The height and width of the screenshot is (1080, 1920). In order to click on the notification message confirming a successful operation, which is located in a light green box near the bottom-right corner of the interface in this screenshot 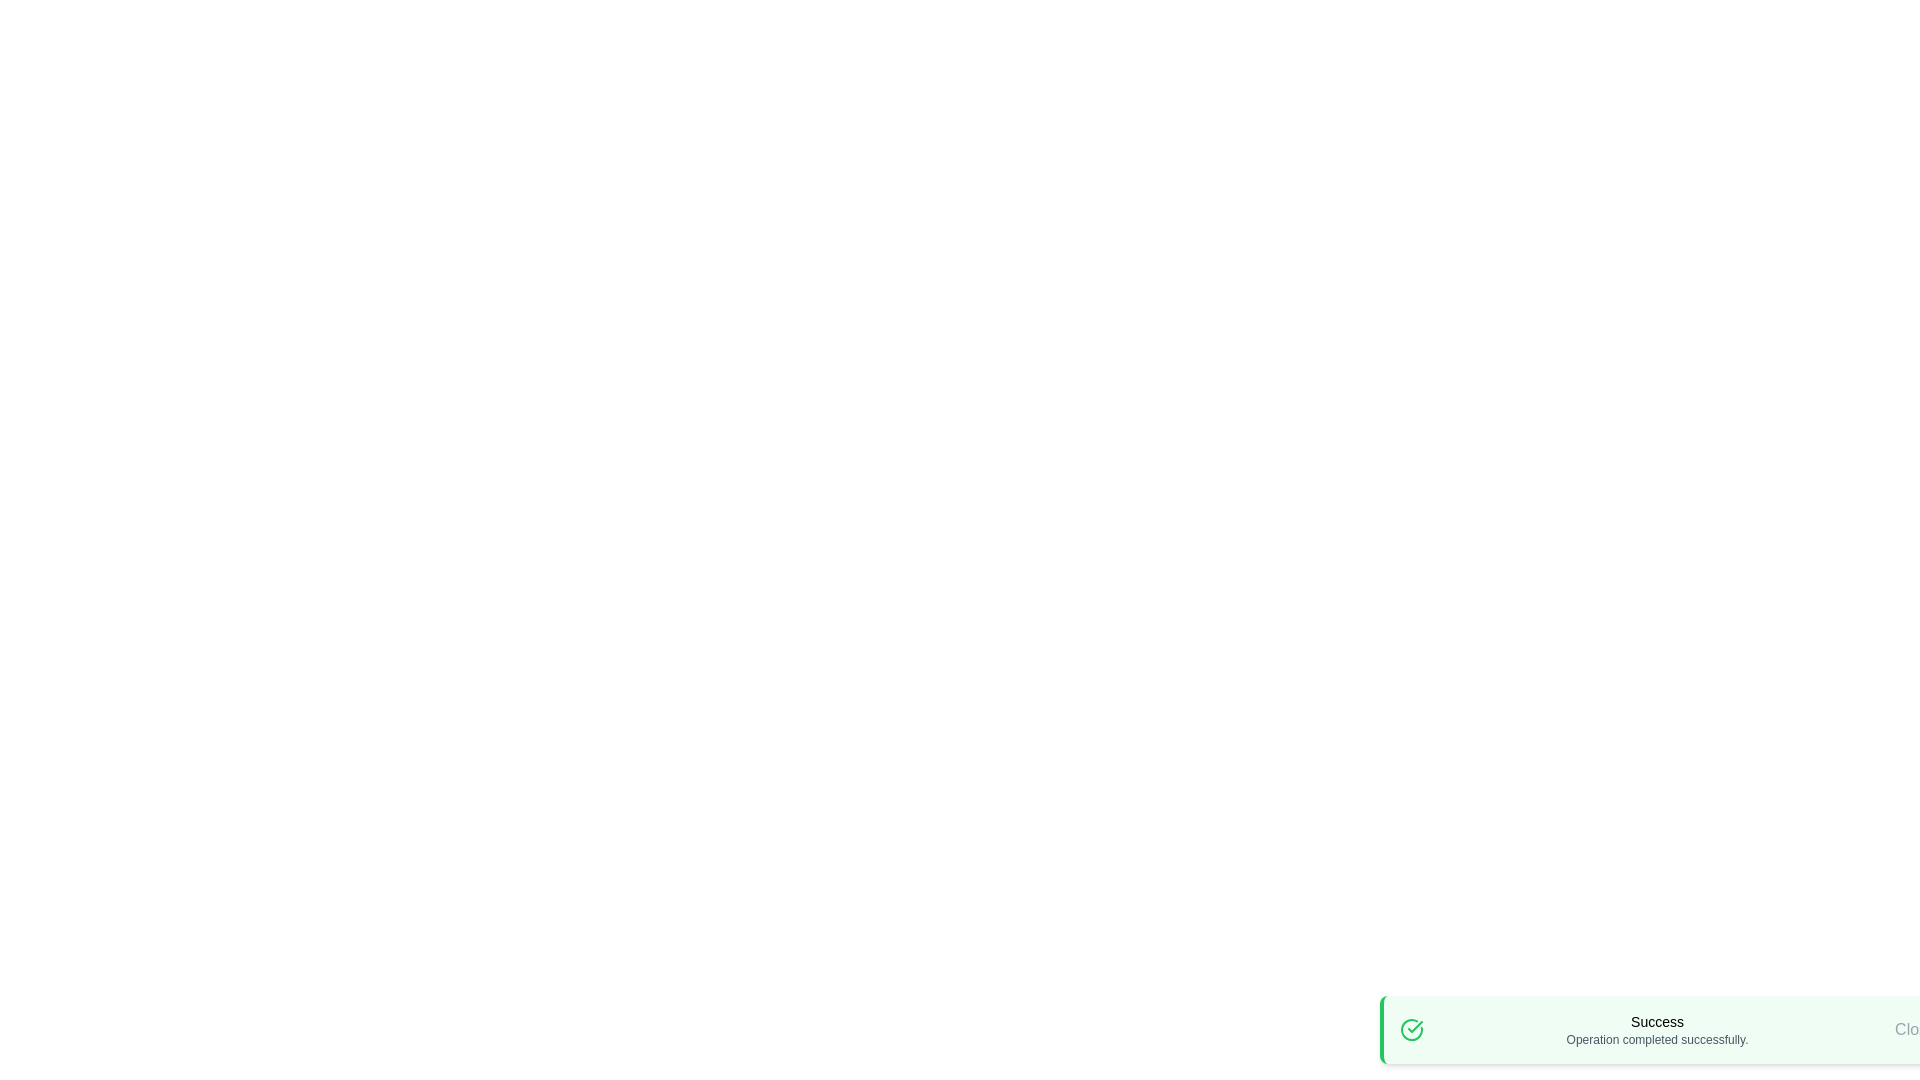, I will do `click(1657, 1029)`.